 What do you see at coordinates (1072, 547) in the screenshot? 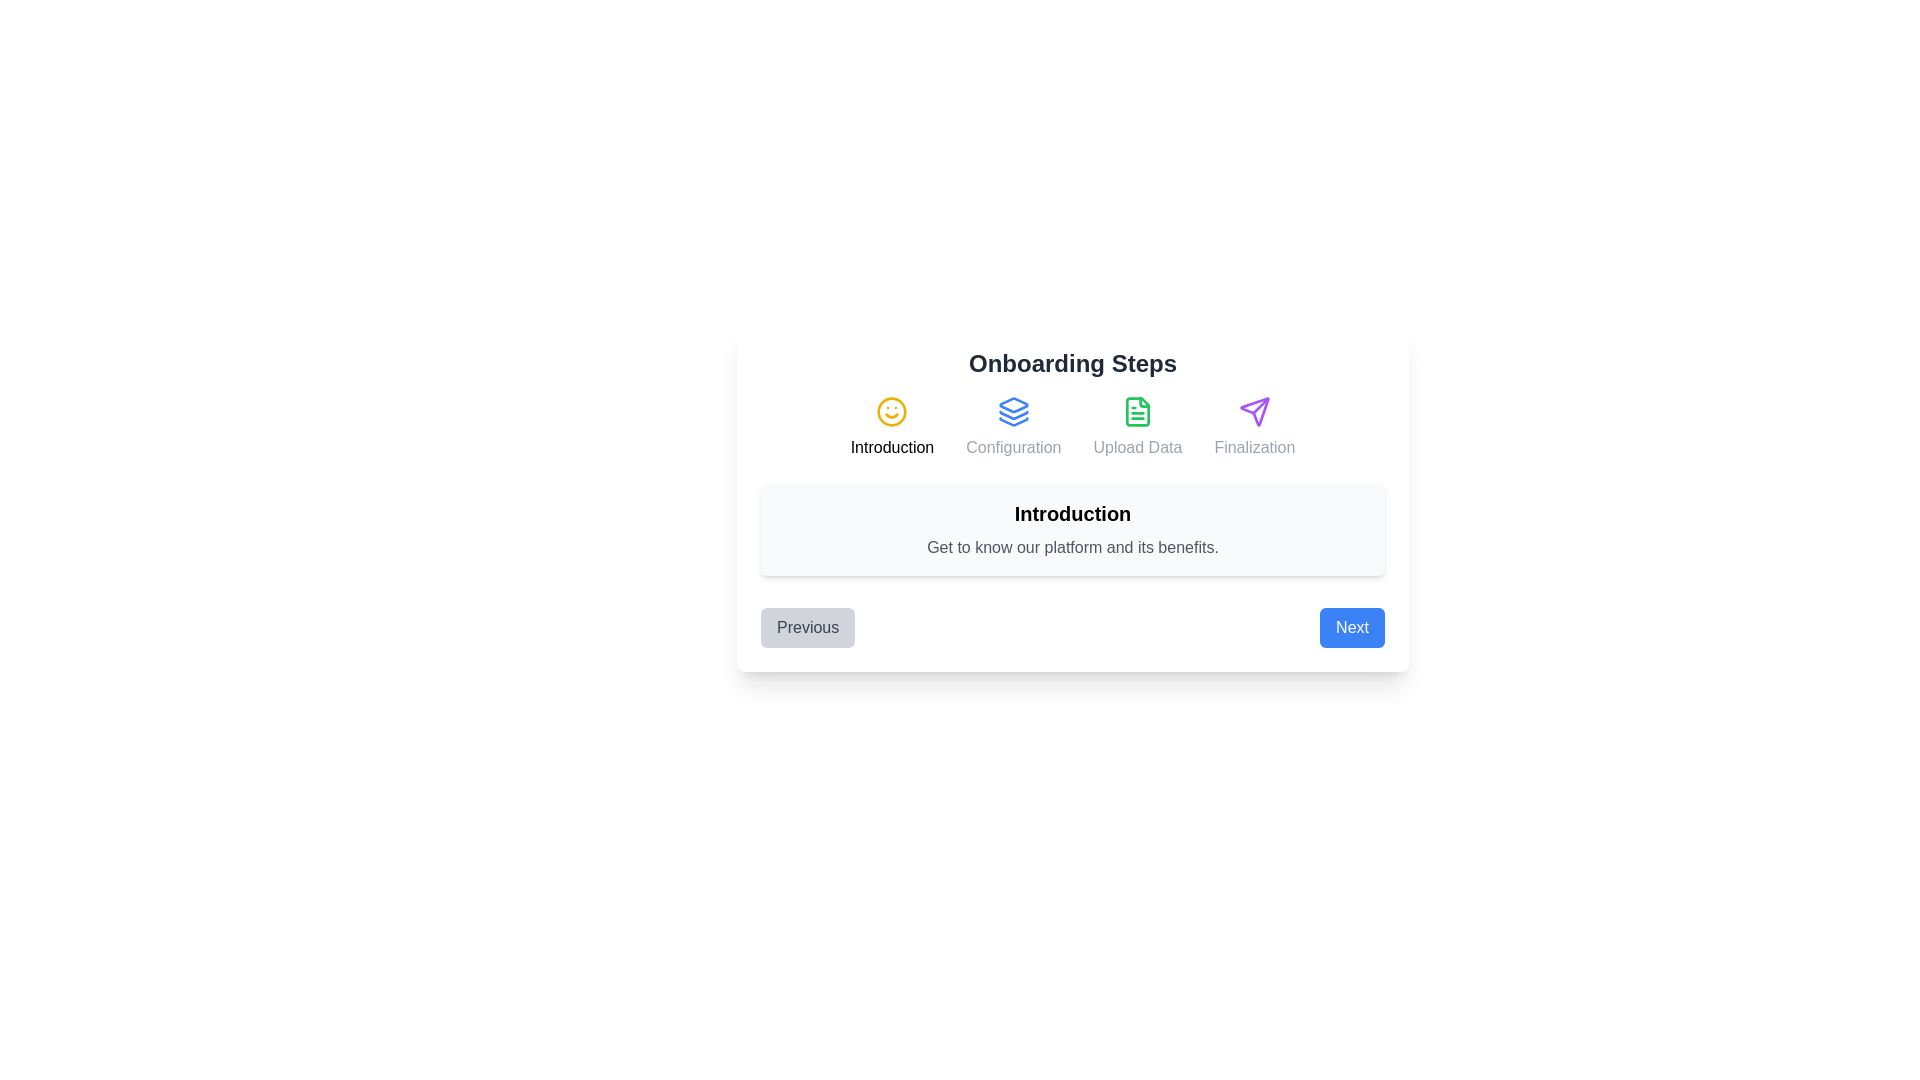
I see `the descriptive introduction text content element located within the white rounded box under the 'Introduction' step of the onboarding sequence` at bounding box center [1072, 547].